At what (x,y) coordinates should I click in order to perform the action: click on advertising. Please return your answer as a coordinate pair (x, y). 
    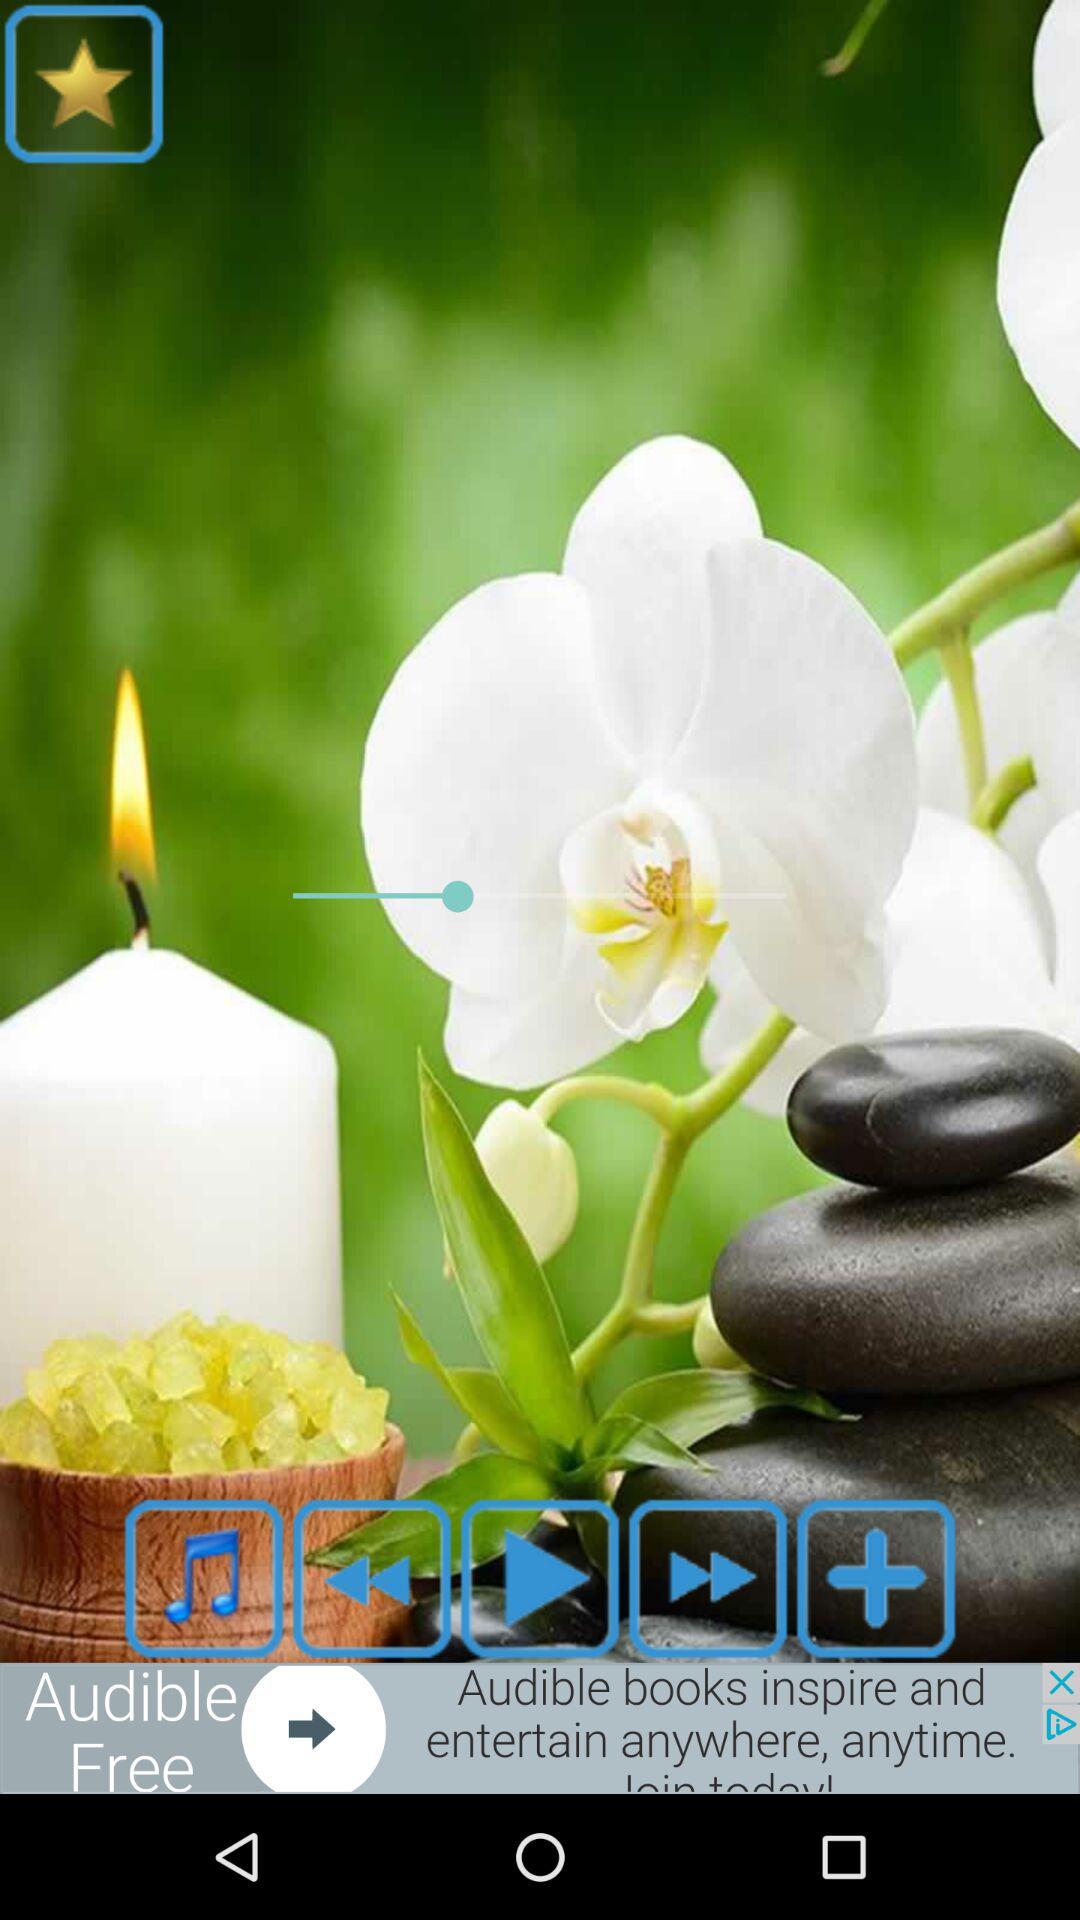
    Looking at the image, I should click on (540, 1727).